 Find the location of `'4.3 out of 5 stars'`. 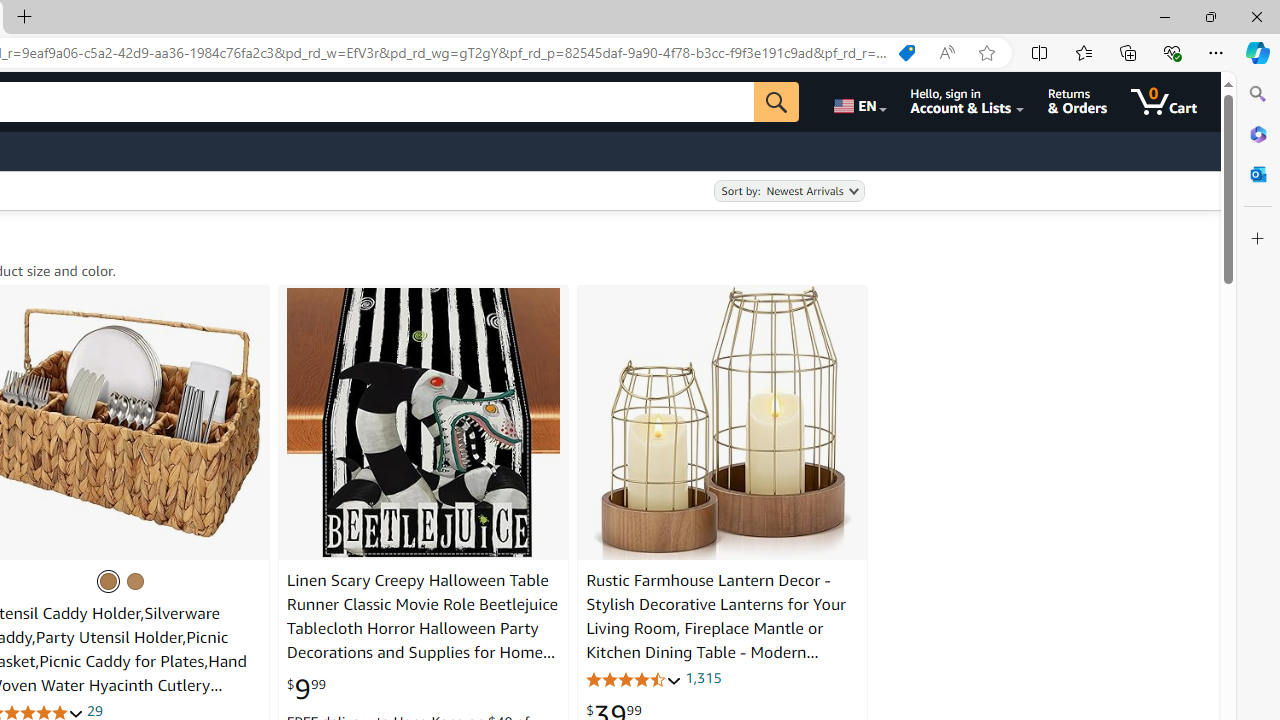

'4.3 out of 5 stars' is located at coordinates (633, 678).